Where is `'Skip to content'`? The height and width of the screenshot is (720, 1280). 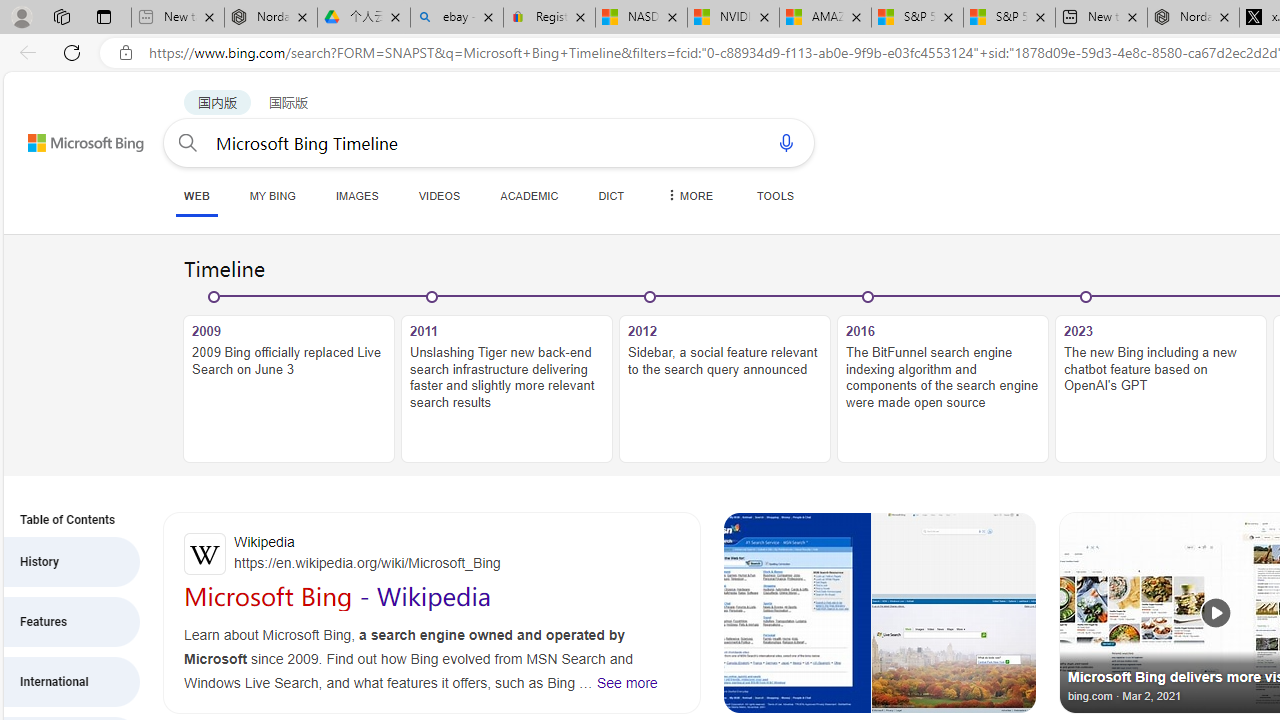
'Skip to content' is located at coordinates (64, 133).